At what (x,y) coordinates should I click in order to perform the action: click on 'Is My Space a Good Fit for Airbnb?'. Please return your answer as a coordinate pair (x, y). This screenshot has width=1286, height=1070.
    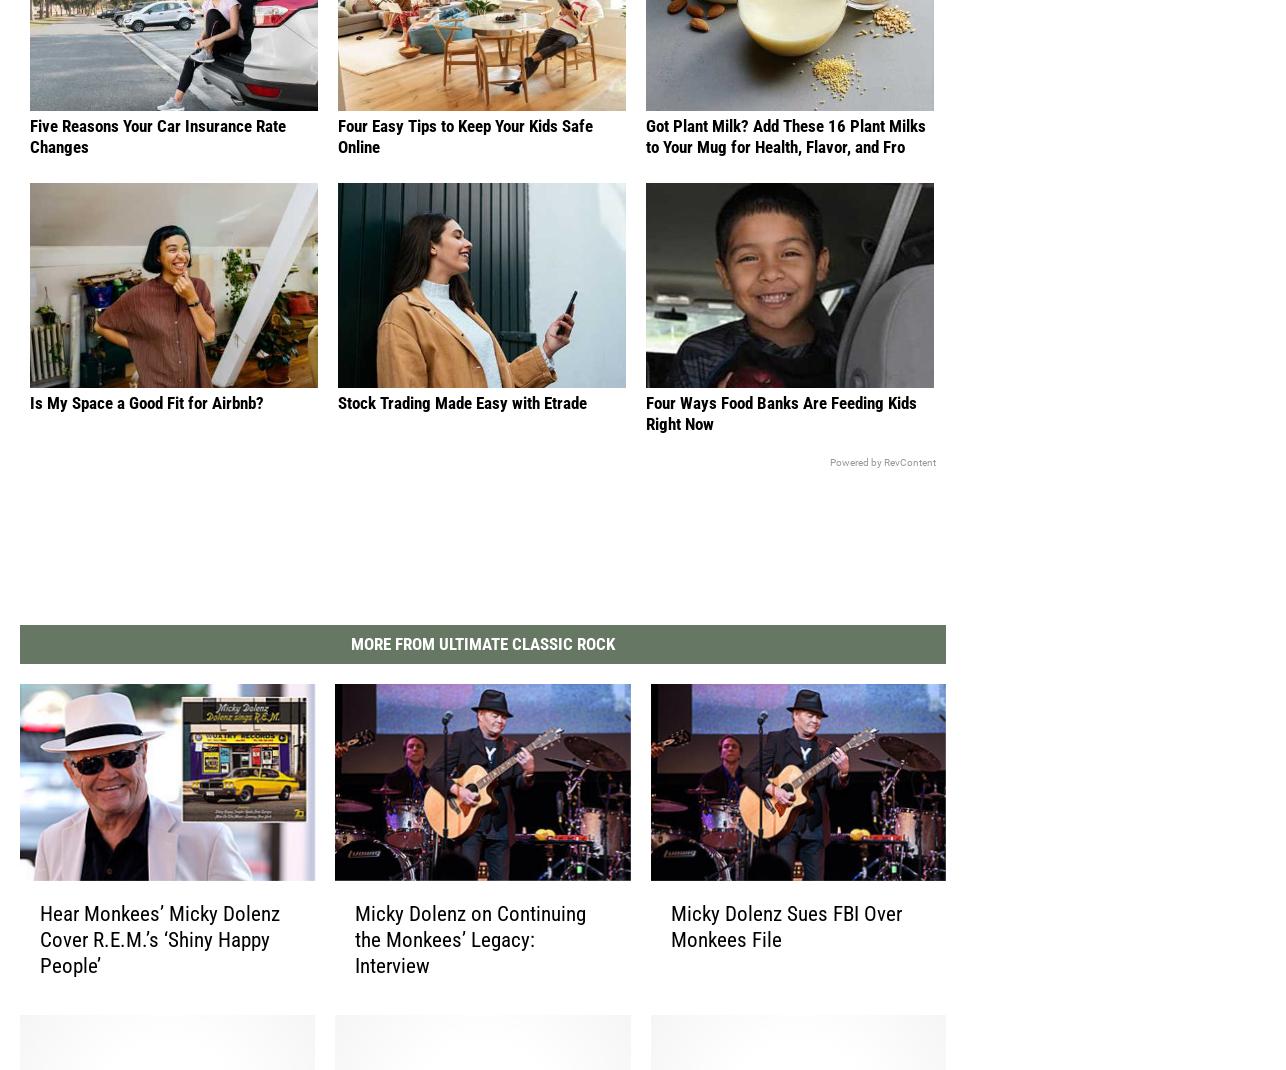
    Looking at the image, I should click on (29, 420).